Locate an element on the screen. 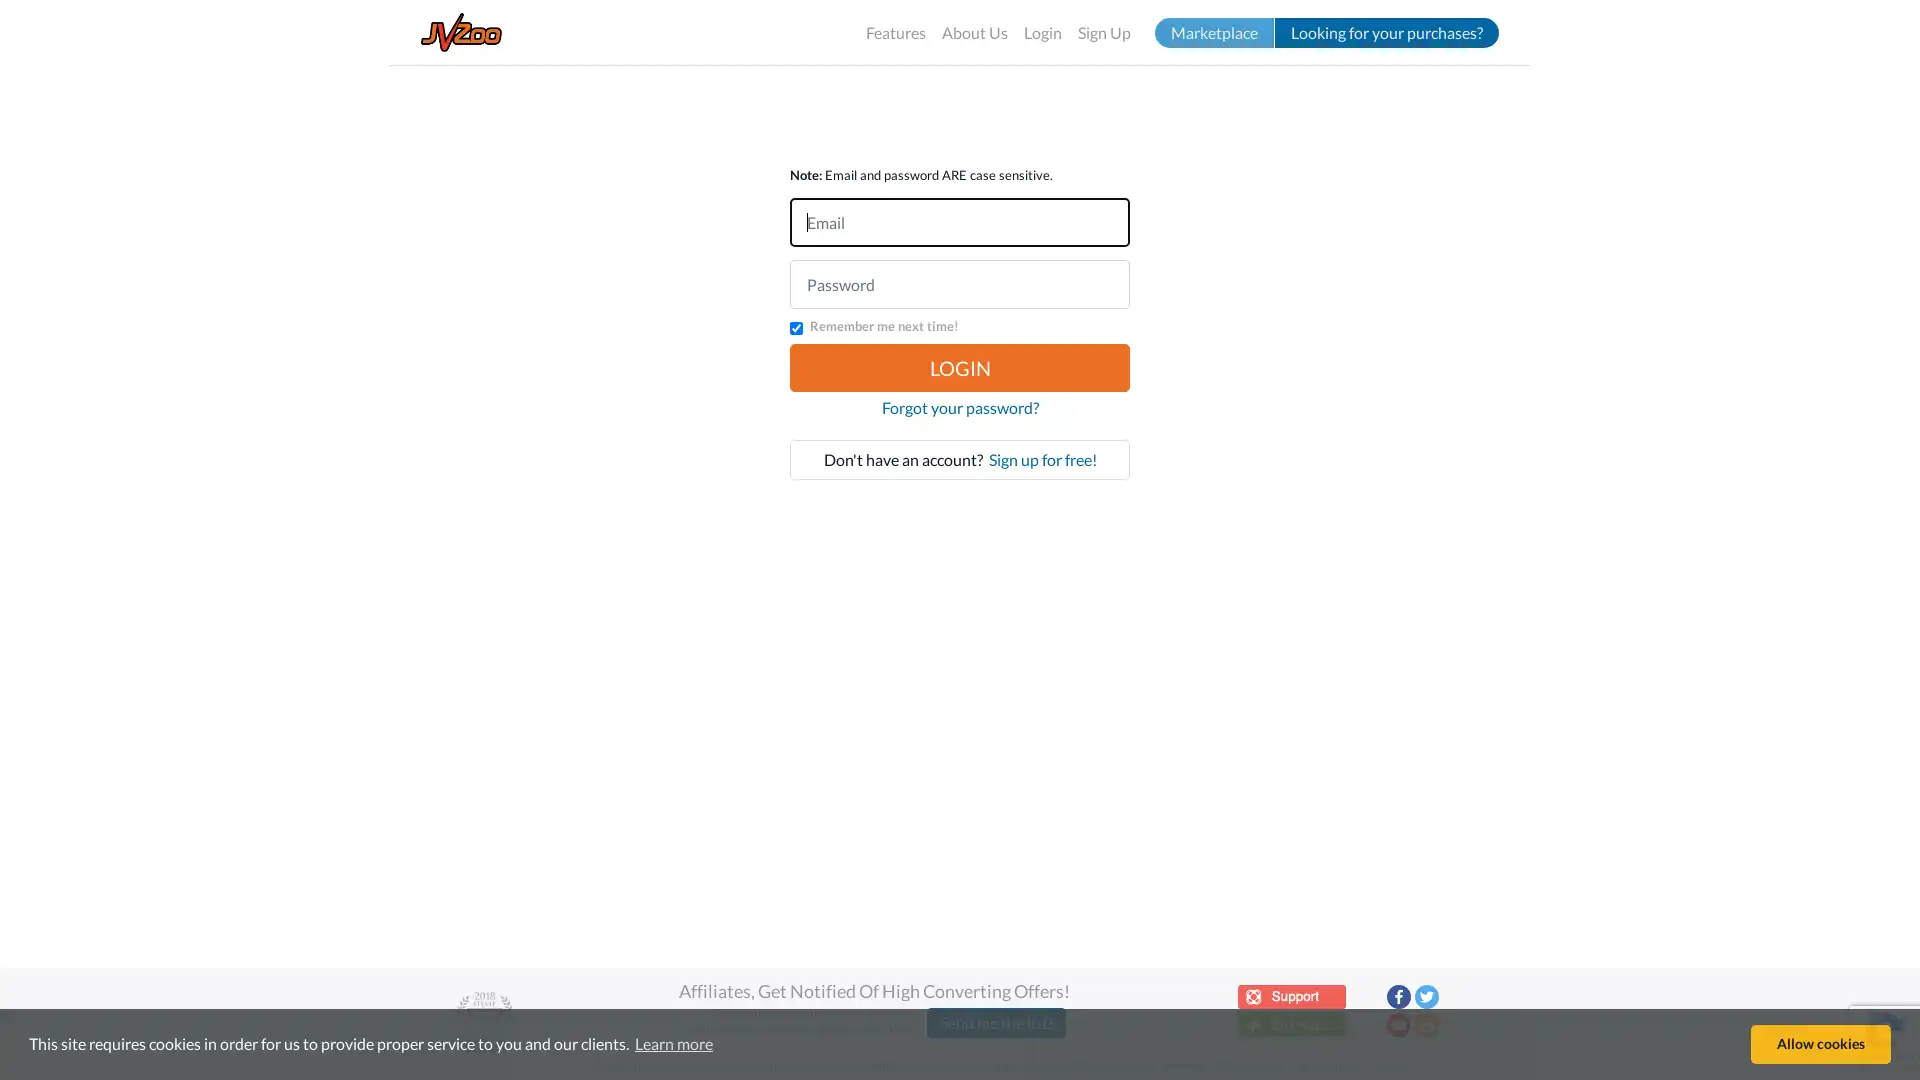  allow cookies is located at coordinates (1820, 1043).